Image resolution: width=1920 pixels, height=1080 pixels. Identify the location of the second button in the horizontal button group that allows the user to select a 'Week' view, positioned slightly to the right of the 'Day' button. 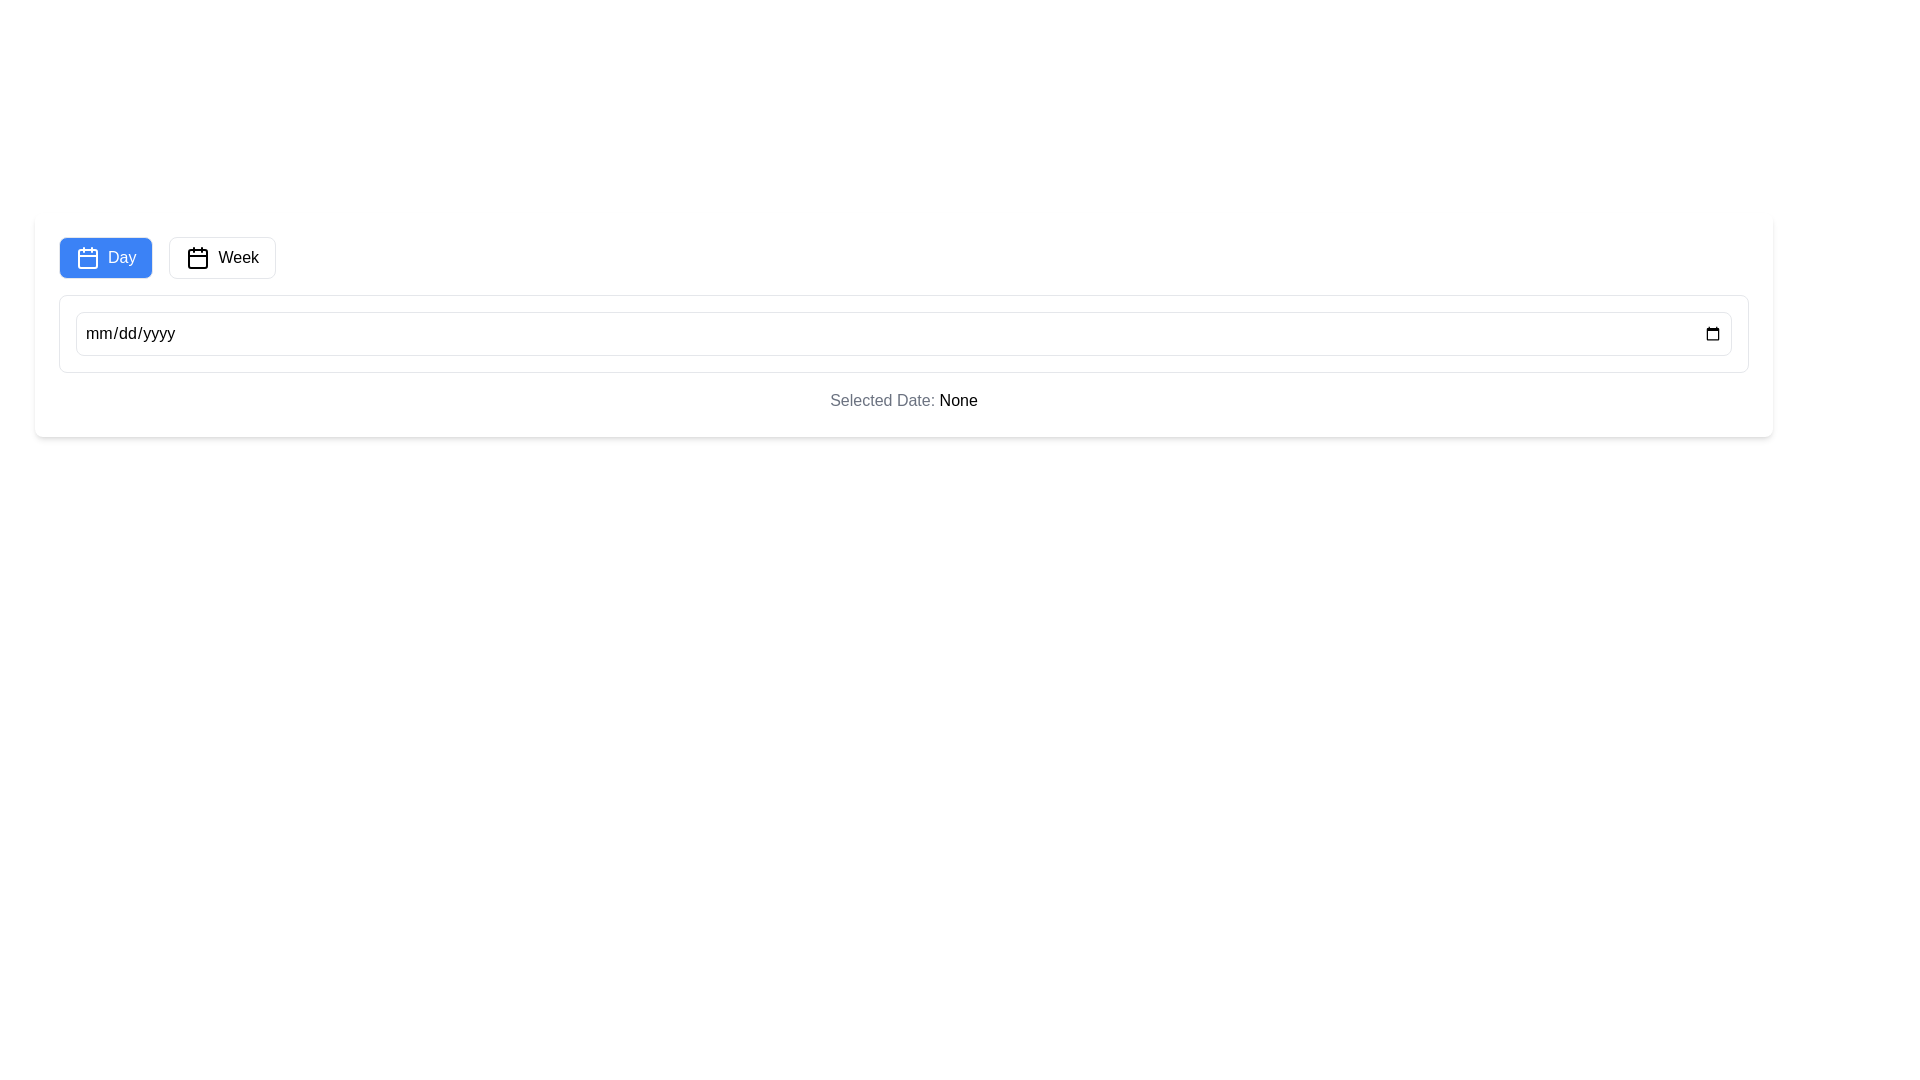
(222, 257).